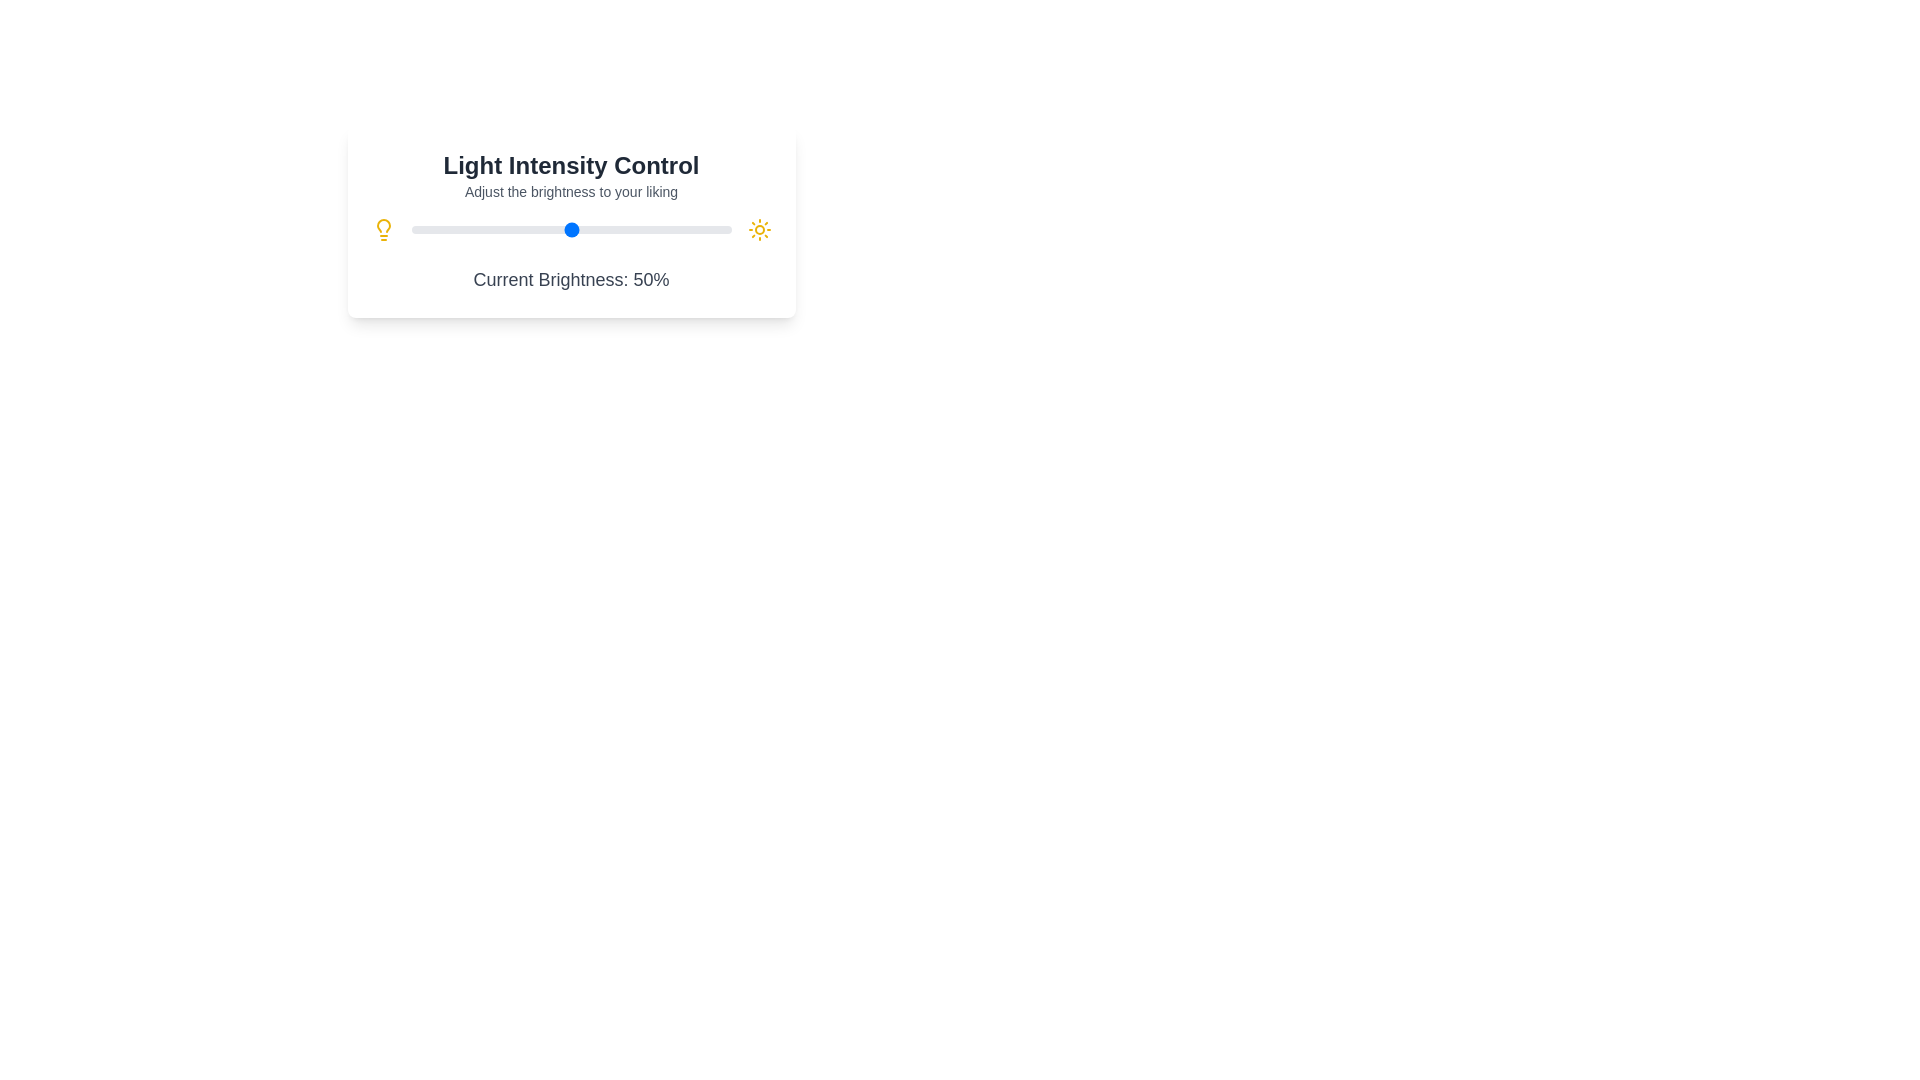 This screenshot has width=1920, height=1080. Describe the element at coordinates (570, 280) in the screenshot. I see `the displayed brightness value from the text component` at that location.